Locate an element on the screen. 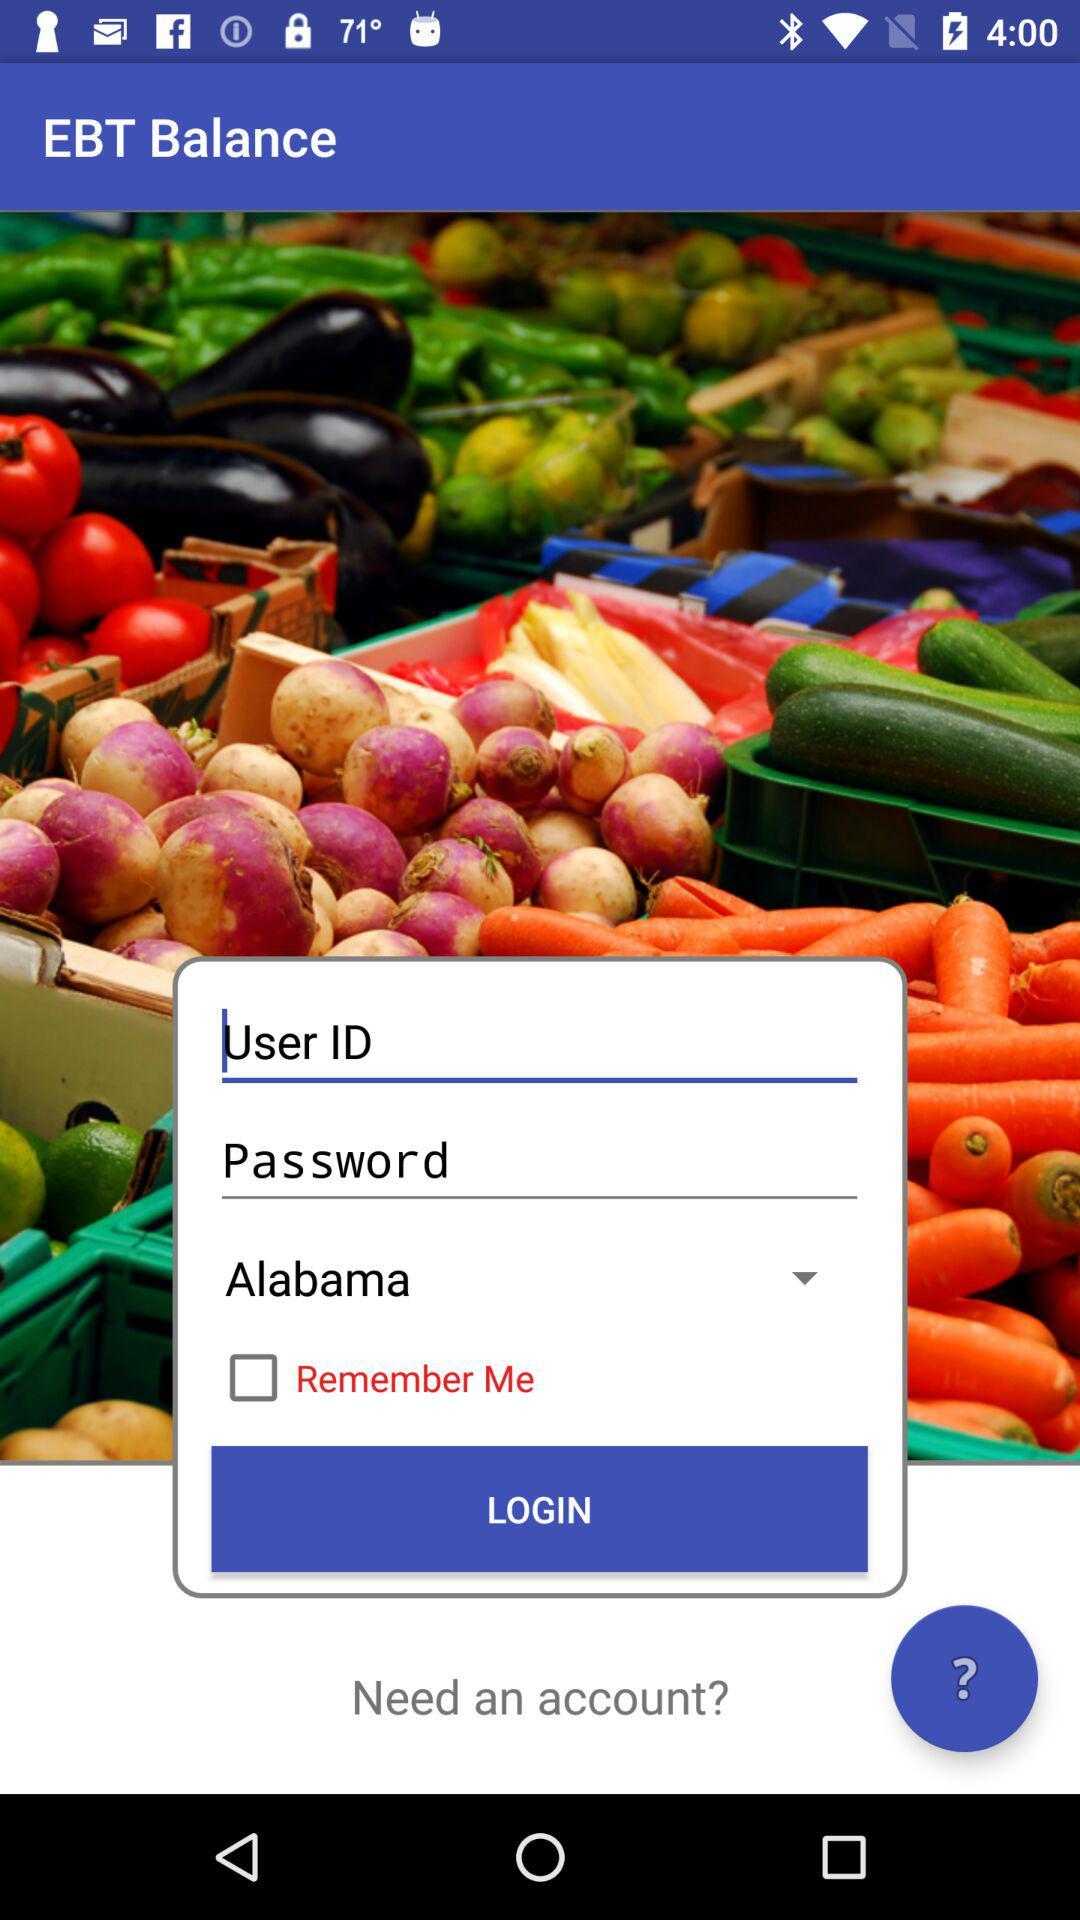  the icon below the ebt balance icon is located at coordinates (538, 1040).